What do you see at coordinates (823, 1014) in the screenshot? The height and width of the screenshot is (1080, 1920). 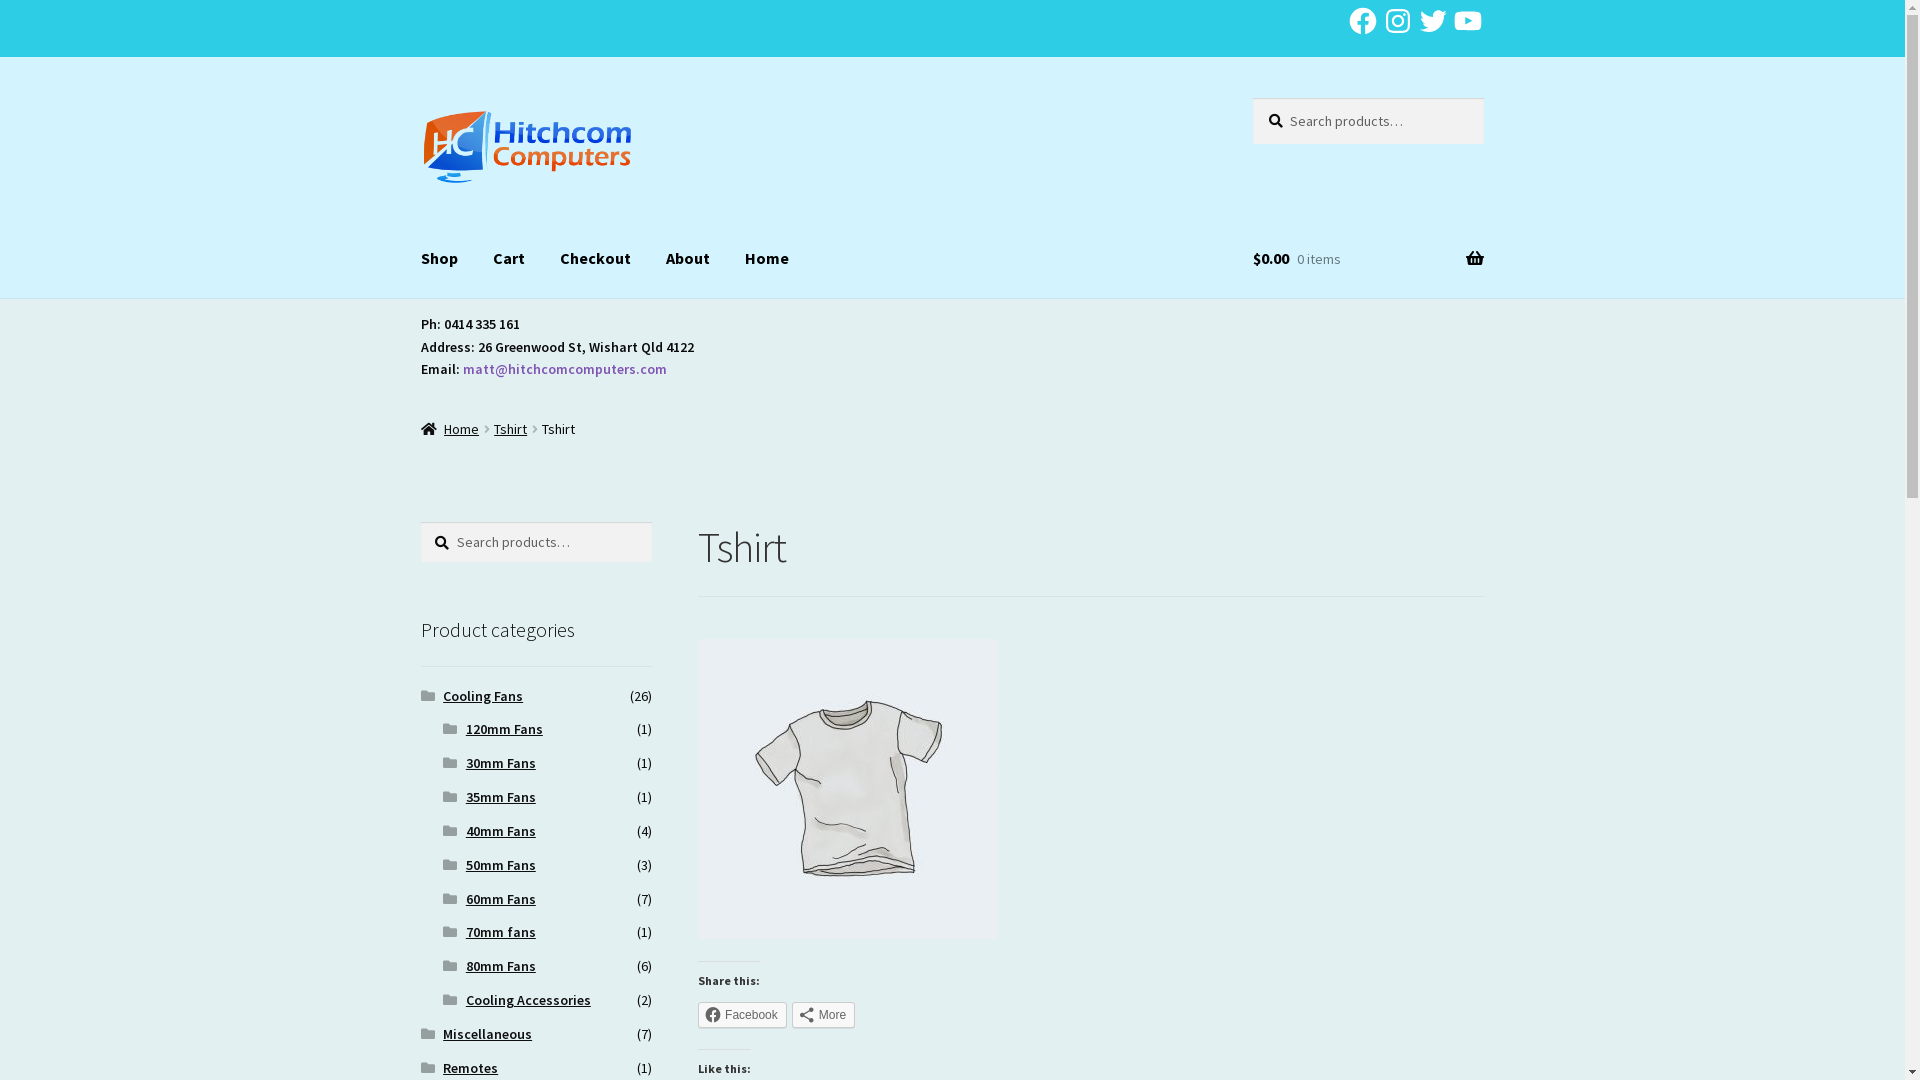 I see `'More'` at bounding box center [823, 1014].